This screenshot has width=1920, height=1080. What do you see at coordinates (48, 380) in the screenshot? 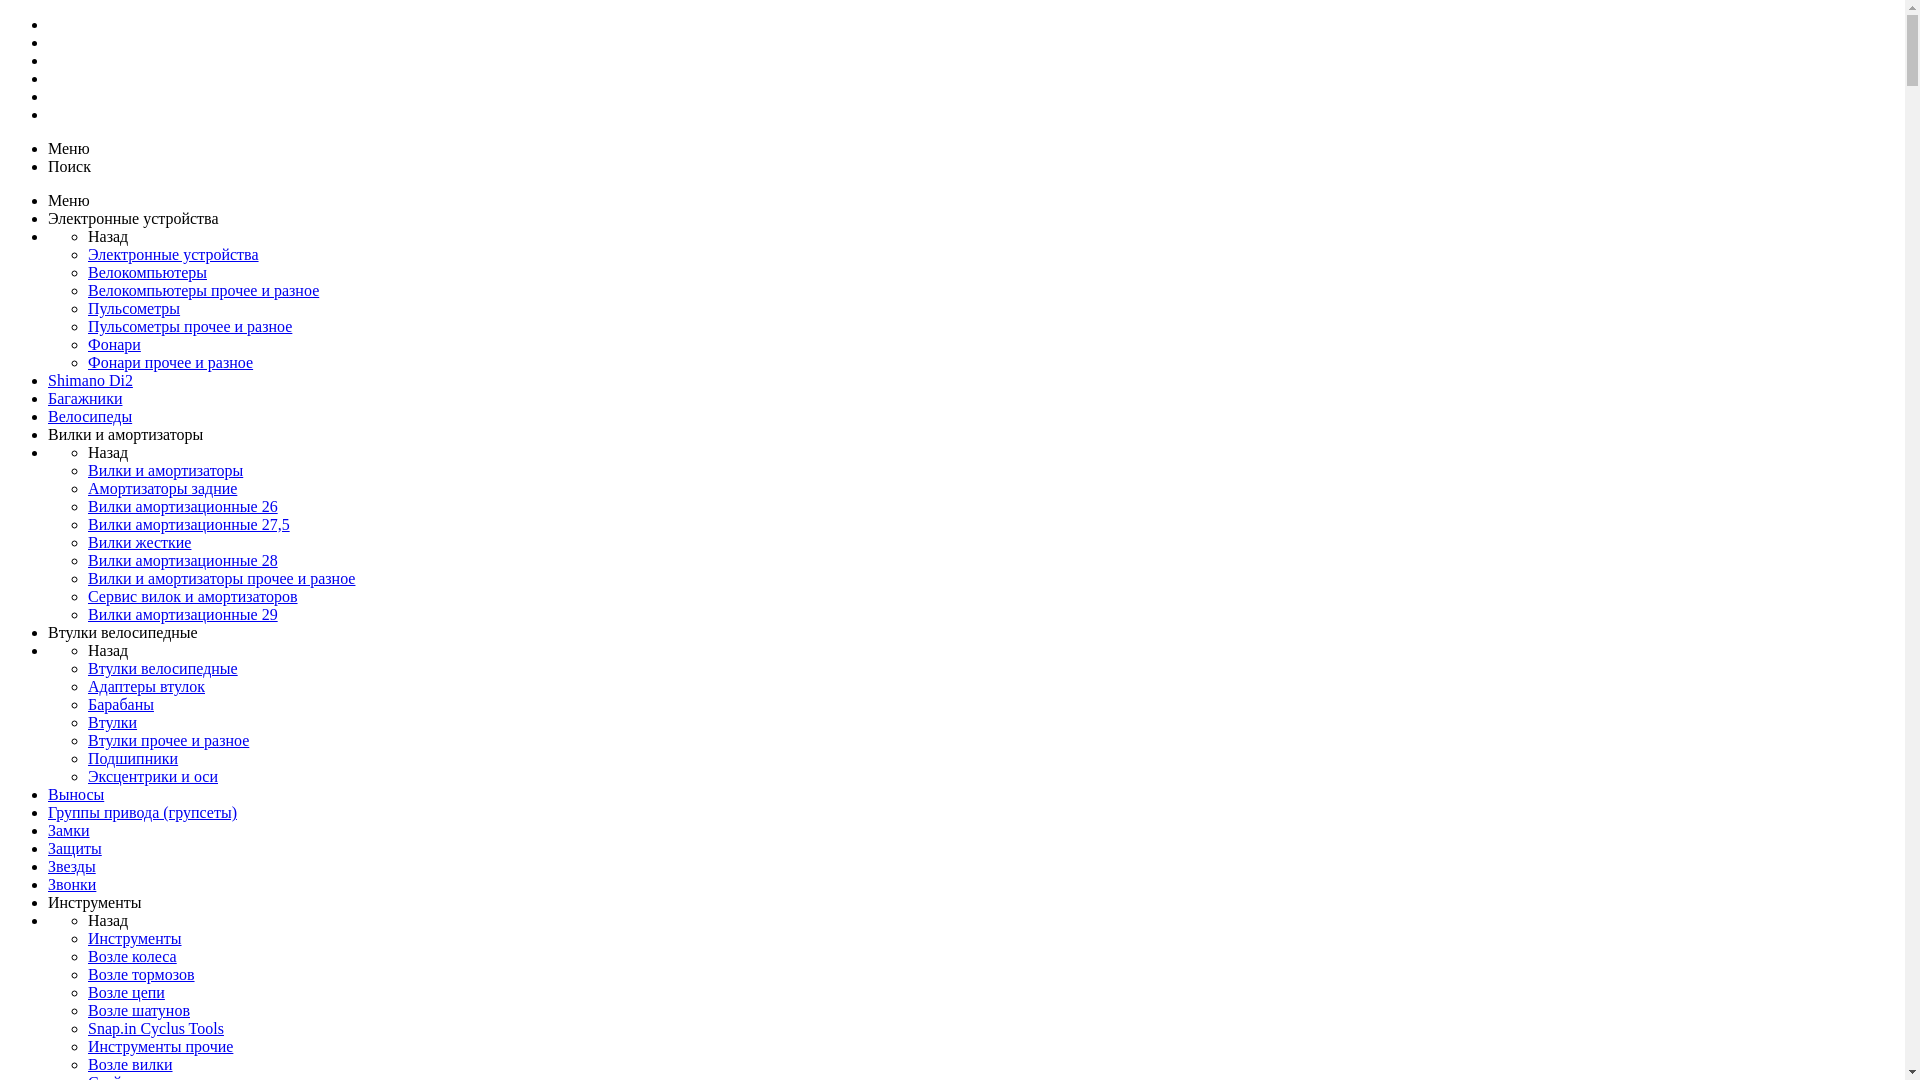
I see `'Shimano Di2'` at bounding box center [48, 380].